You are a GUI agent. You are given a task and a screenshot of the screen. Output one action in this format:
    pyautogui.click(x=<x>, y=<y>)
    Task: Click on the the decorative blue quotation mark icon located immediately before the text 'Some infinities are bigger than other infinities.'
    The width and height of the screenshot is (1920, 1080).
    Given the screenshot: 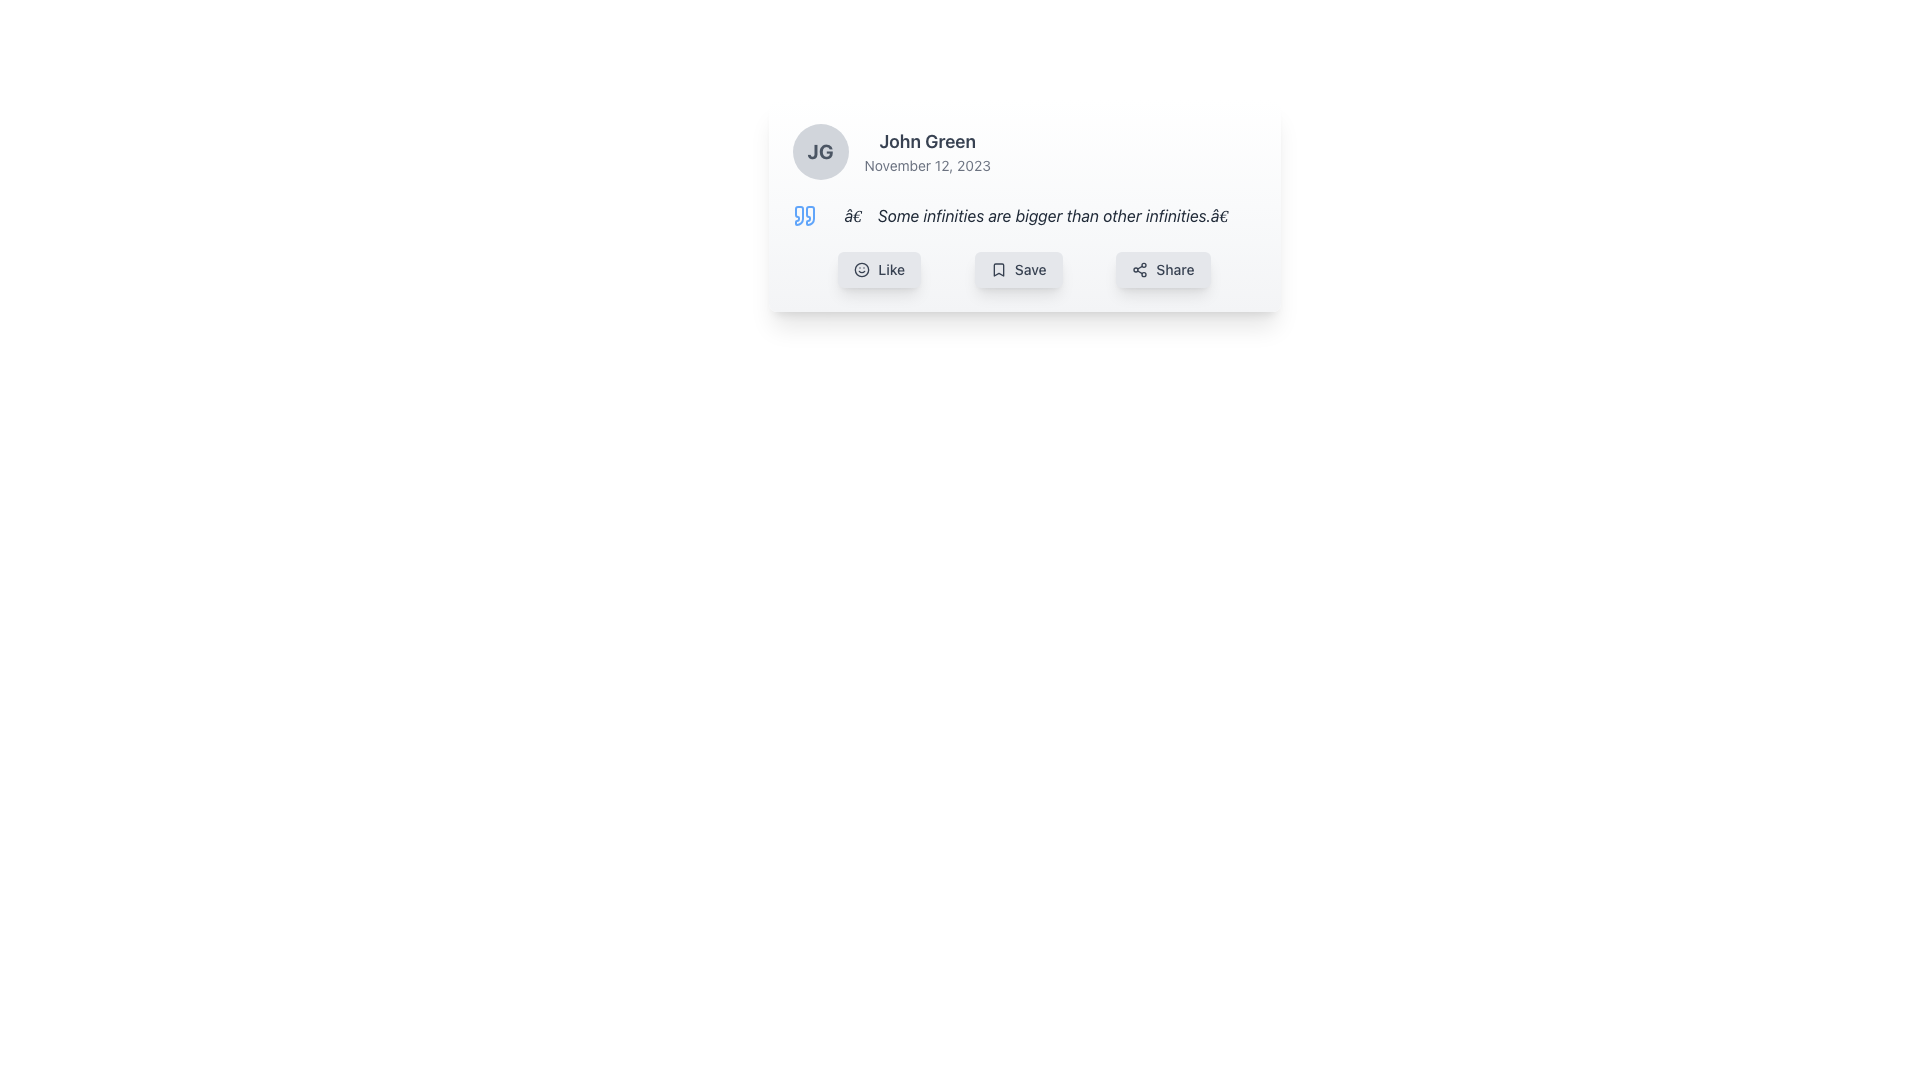 What is the action you would take?
    pyautogui.click(x=804, y=216)
    